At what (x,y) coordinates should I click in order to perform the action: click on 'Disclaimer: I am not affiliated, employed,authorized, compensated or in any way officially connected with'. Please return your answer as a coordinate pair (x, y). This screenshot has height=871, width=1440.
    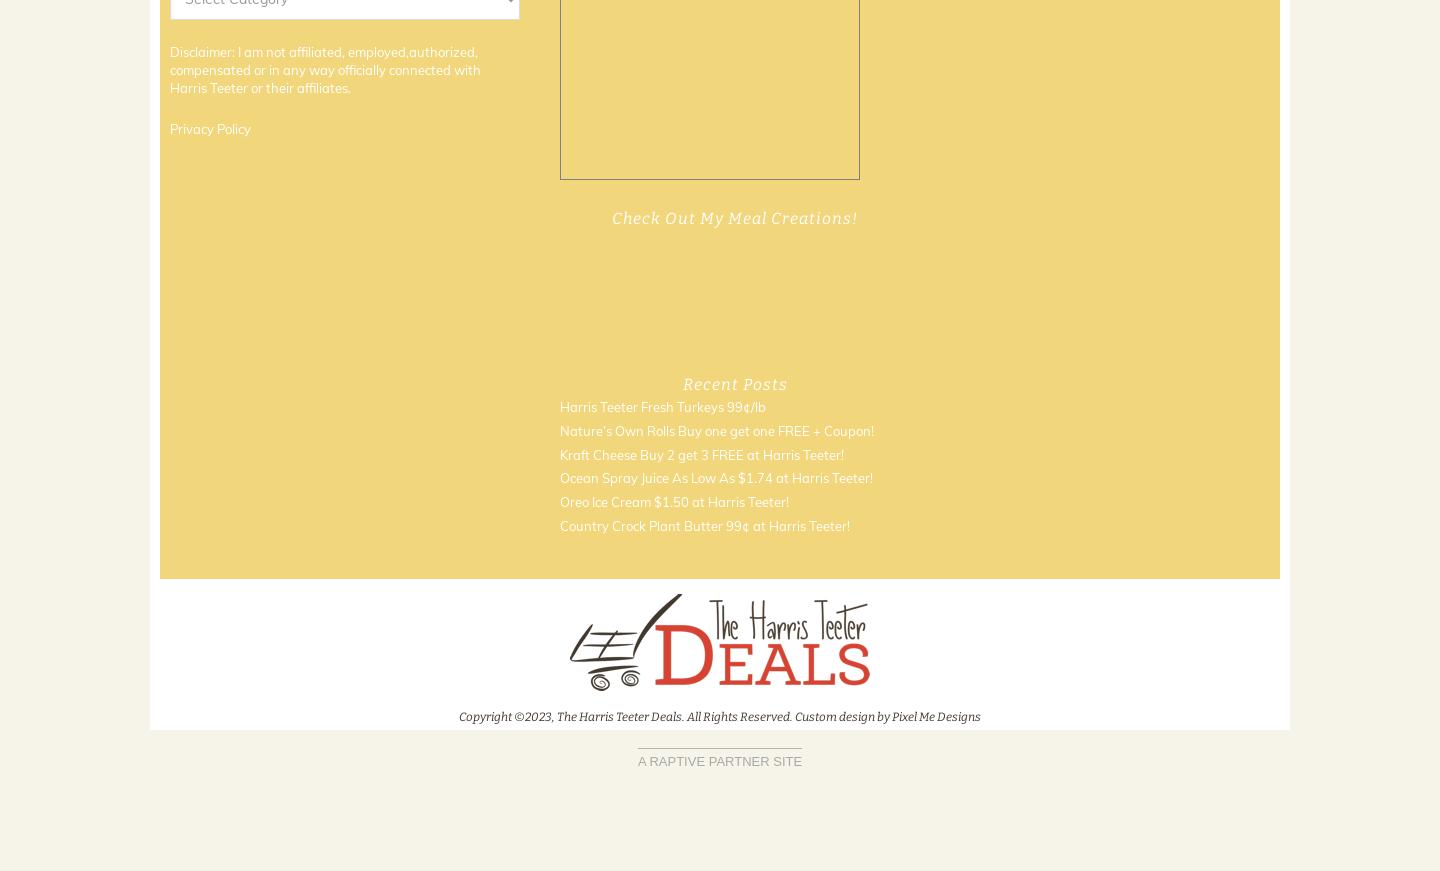
    Looking at the image, I should click on (169, 59).